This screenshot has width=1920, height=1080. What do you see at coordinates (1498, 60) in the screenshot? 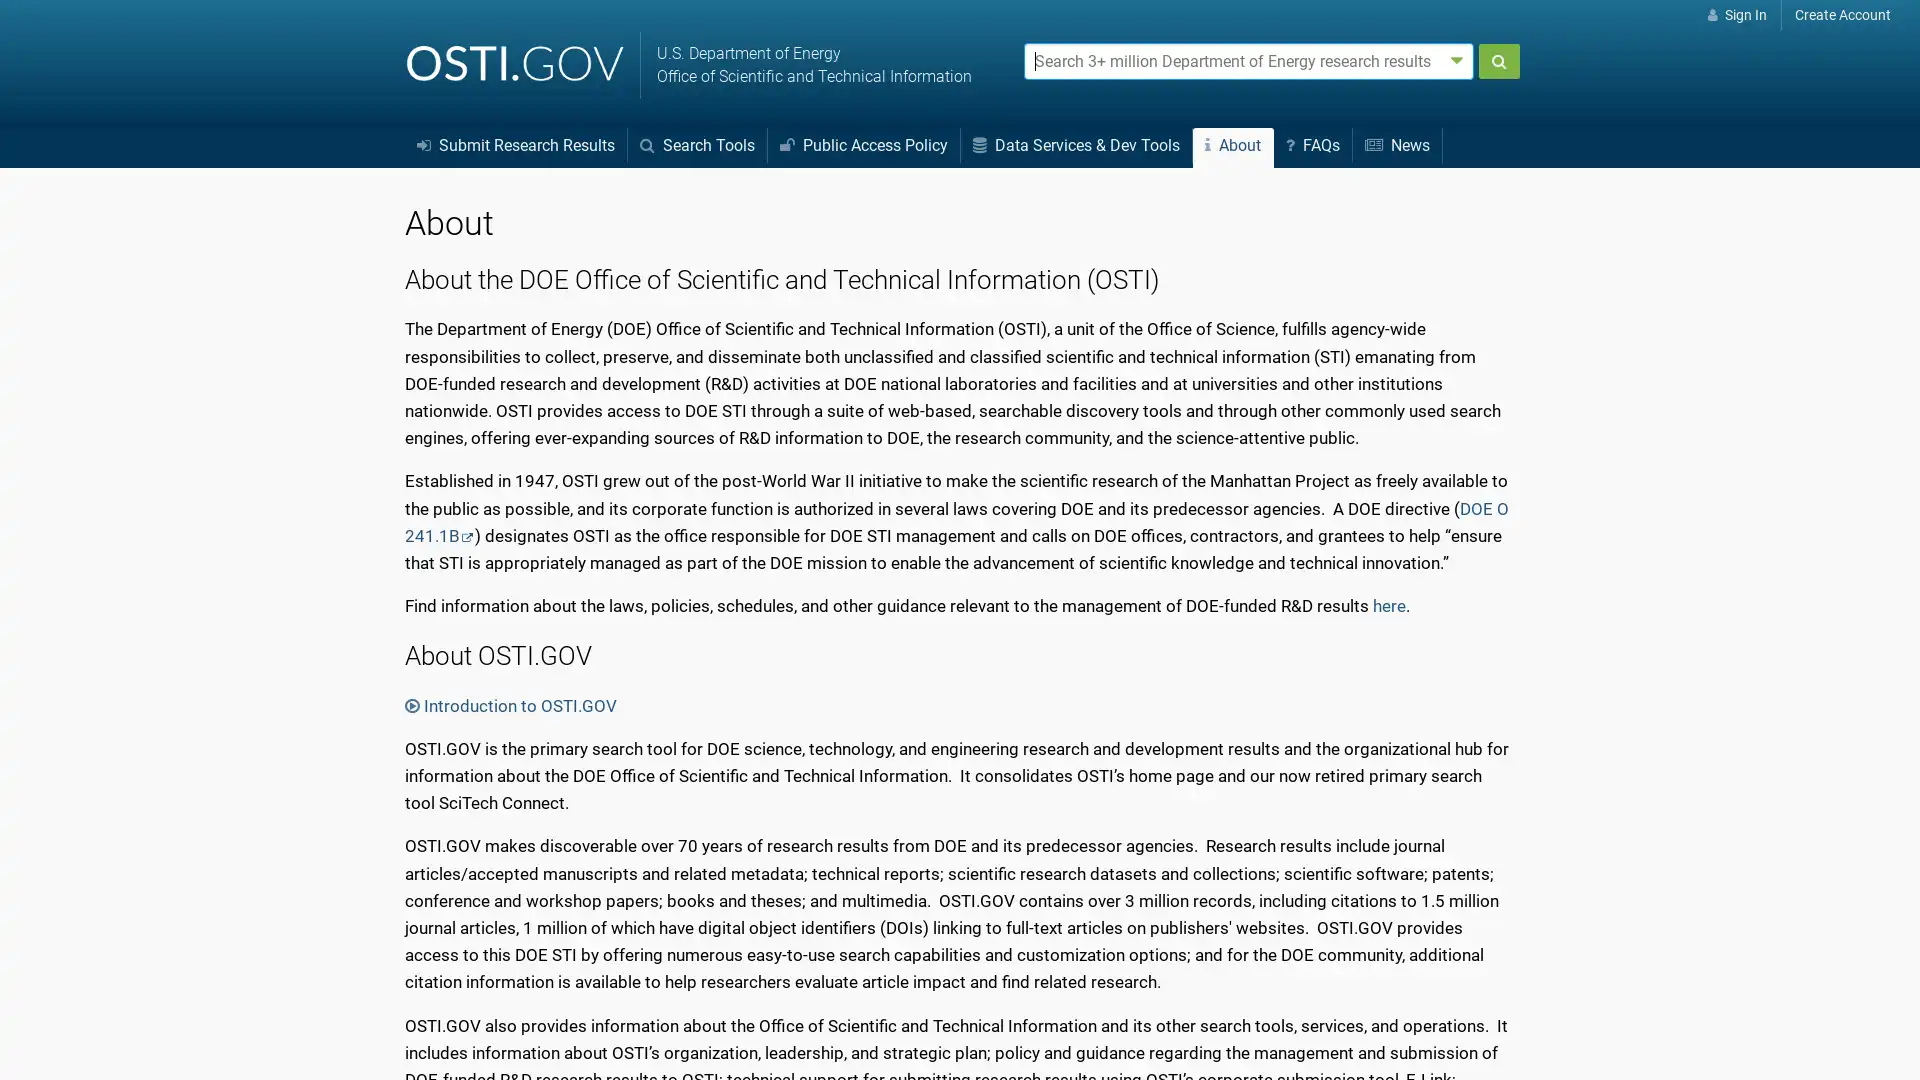
I see `Submit` at bounding box center [1498, 60].